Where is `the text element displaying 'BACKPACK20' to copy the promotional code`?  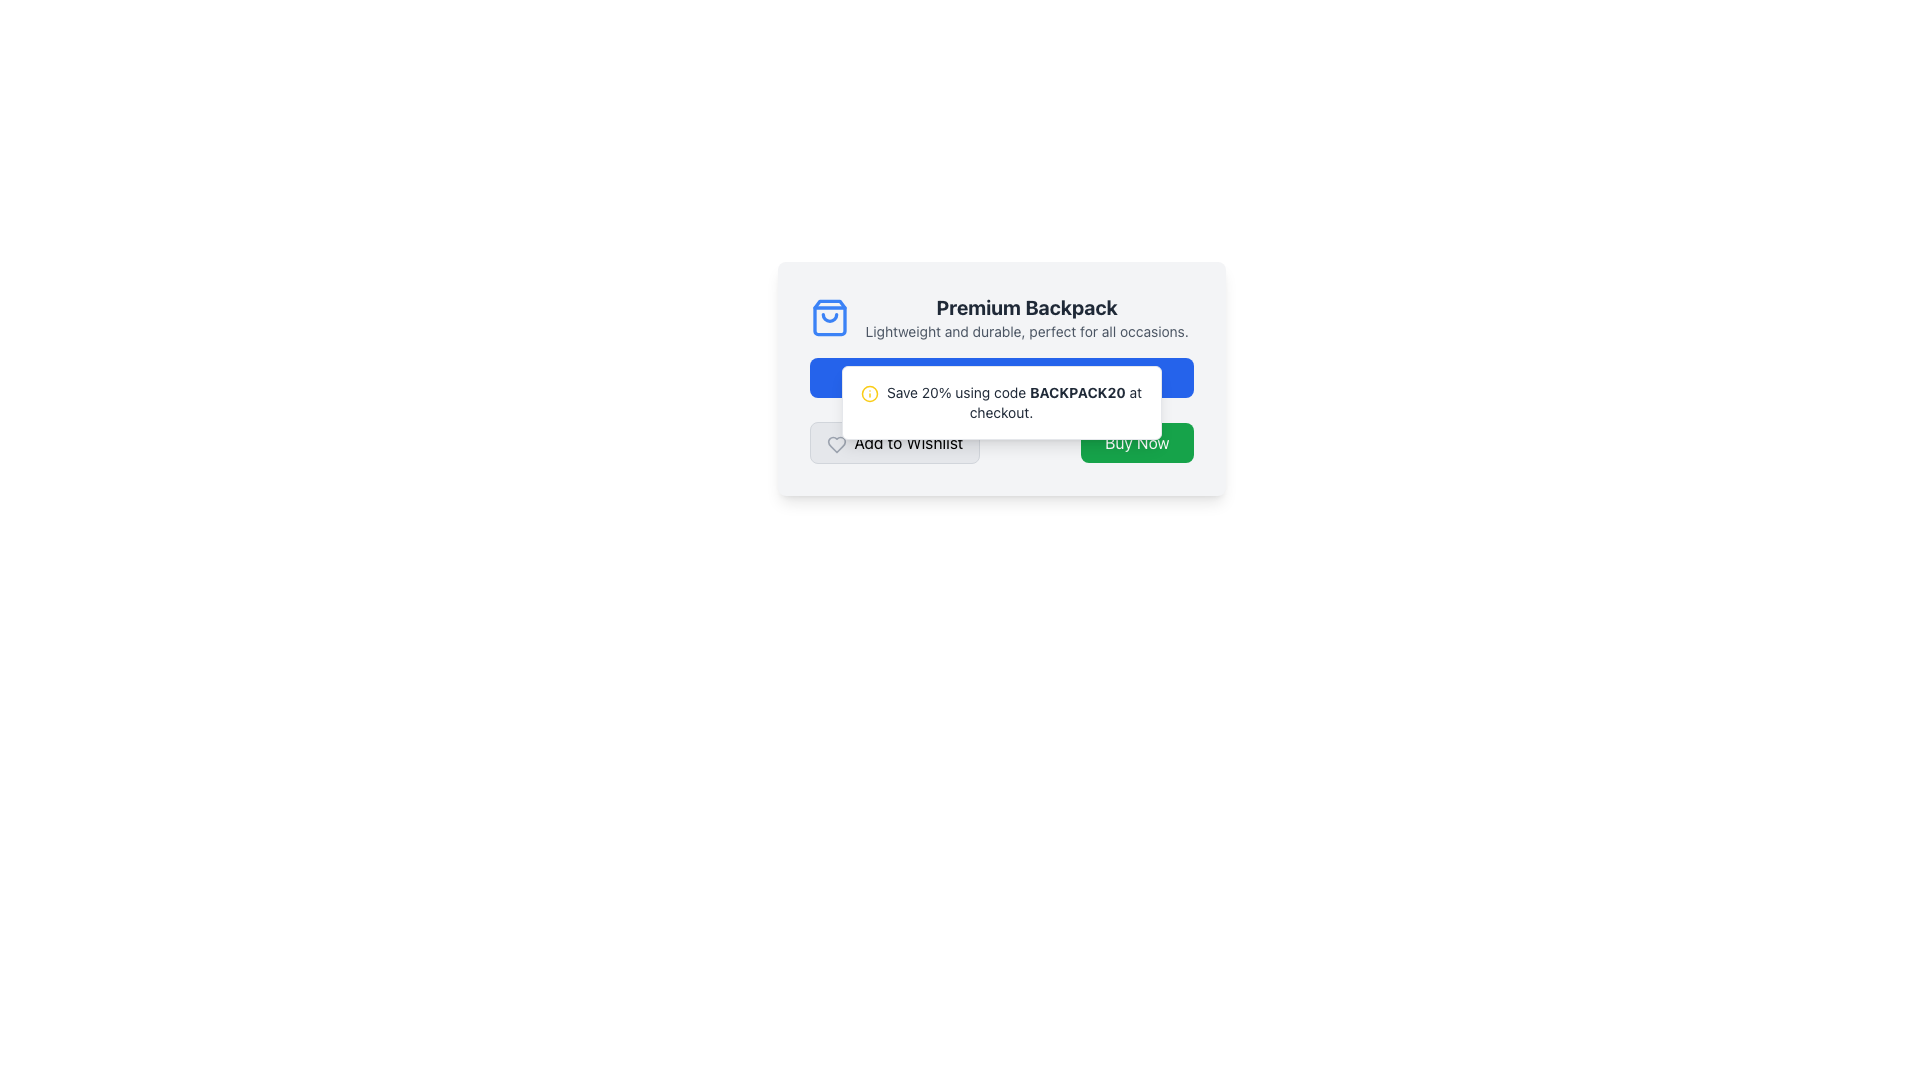 the text element displaying 'BACKPACK20' to copy the promotional code is located at coordinates (1076, 392).